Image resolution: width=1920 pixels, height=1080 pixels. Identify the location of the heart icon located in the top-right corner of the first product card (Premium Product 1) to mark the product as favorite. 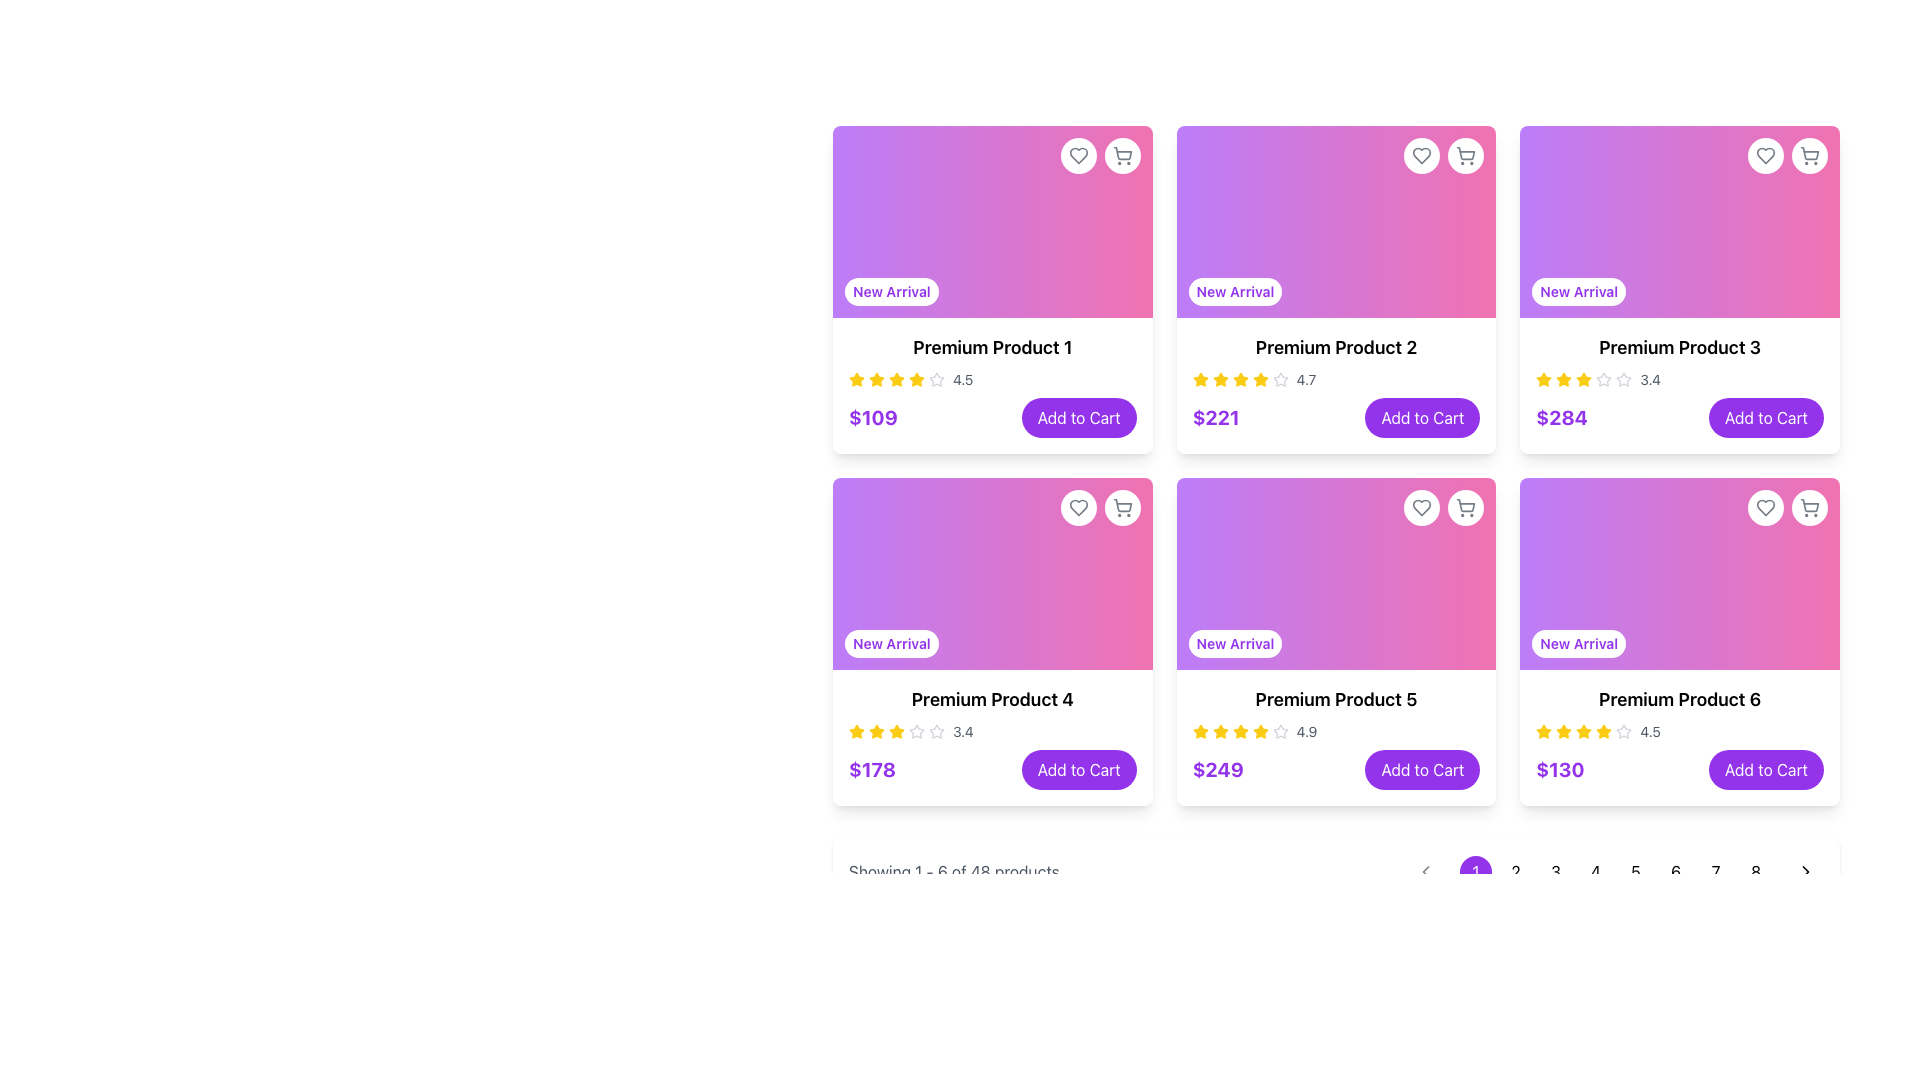
(1077, 154).